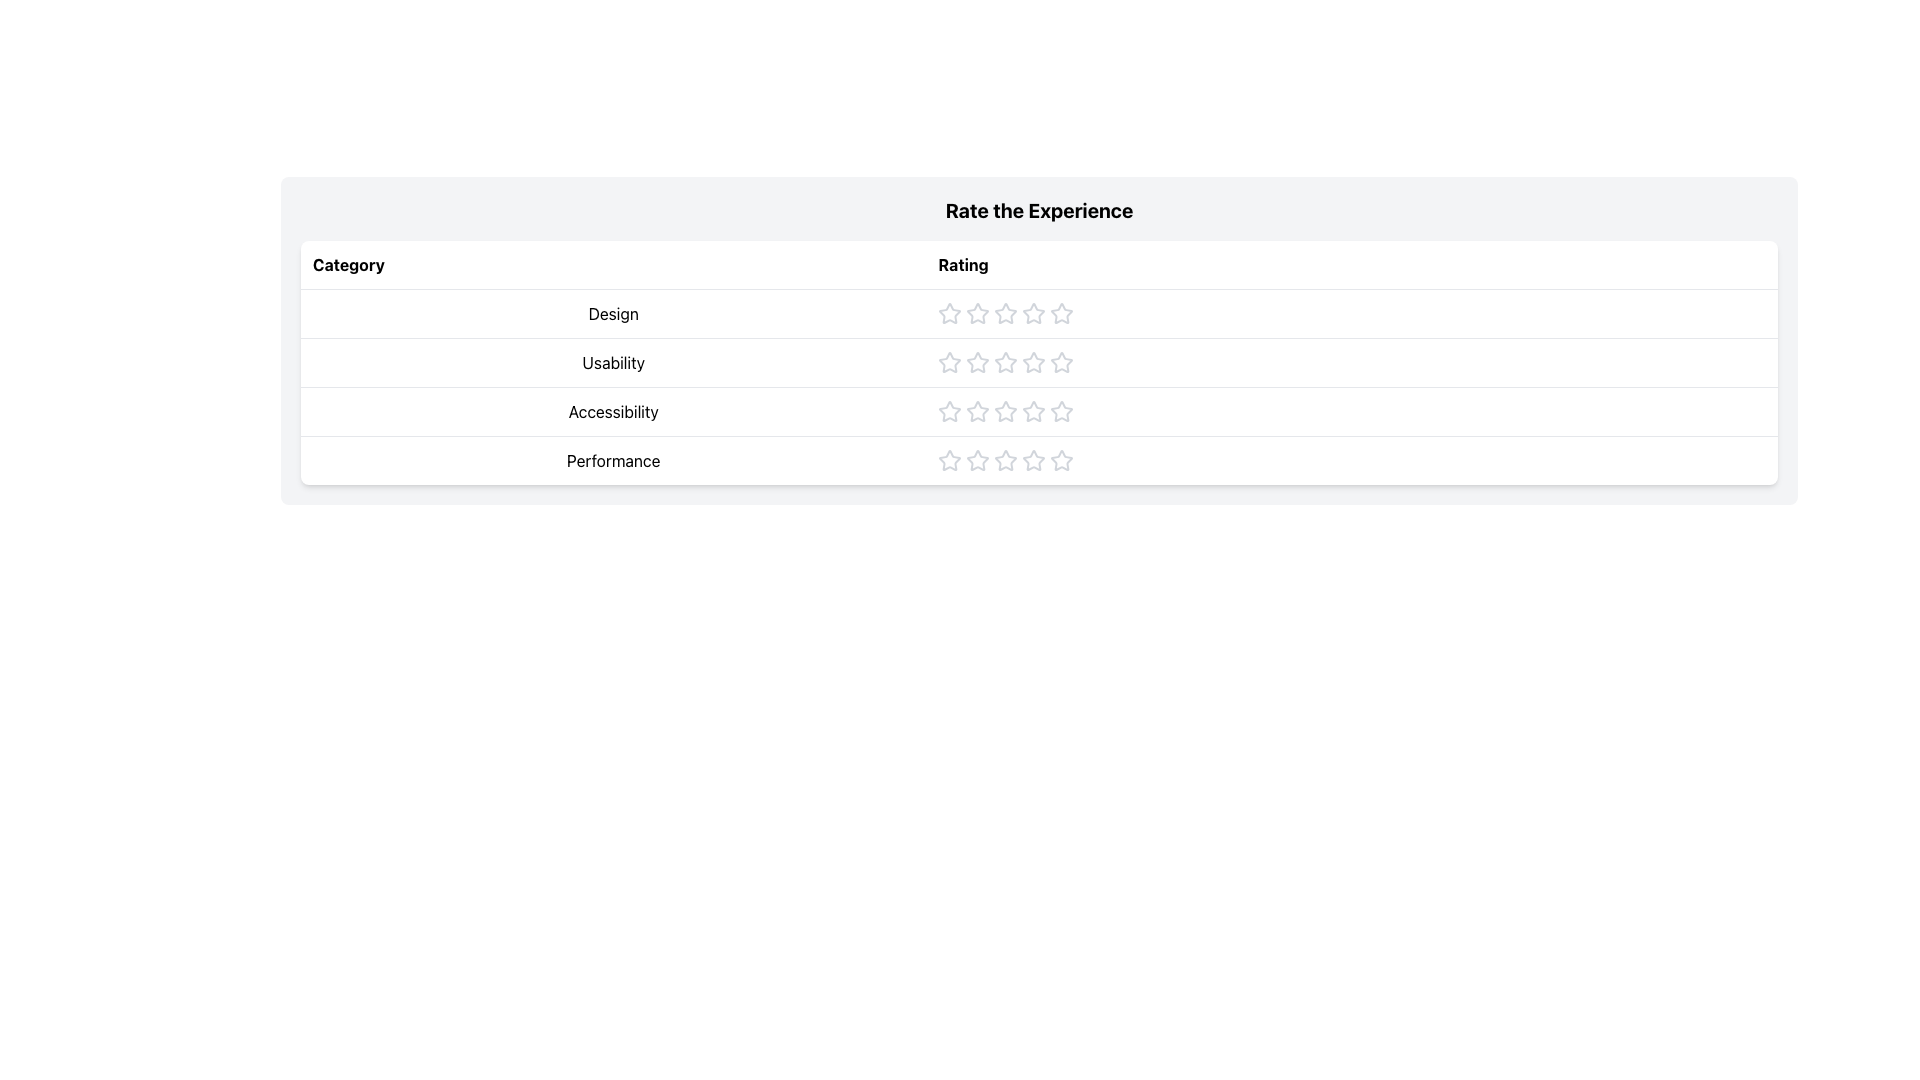  What do you see at coordinates (949, 411) in the screenshot?
I see `the first star icon in the 'Accessibility' row` at bounding box center [949, 411].